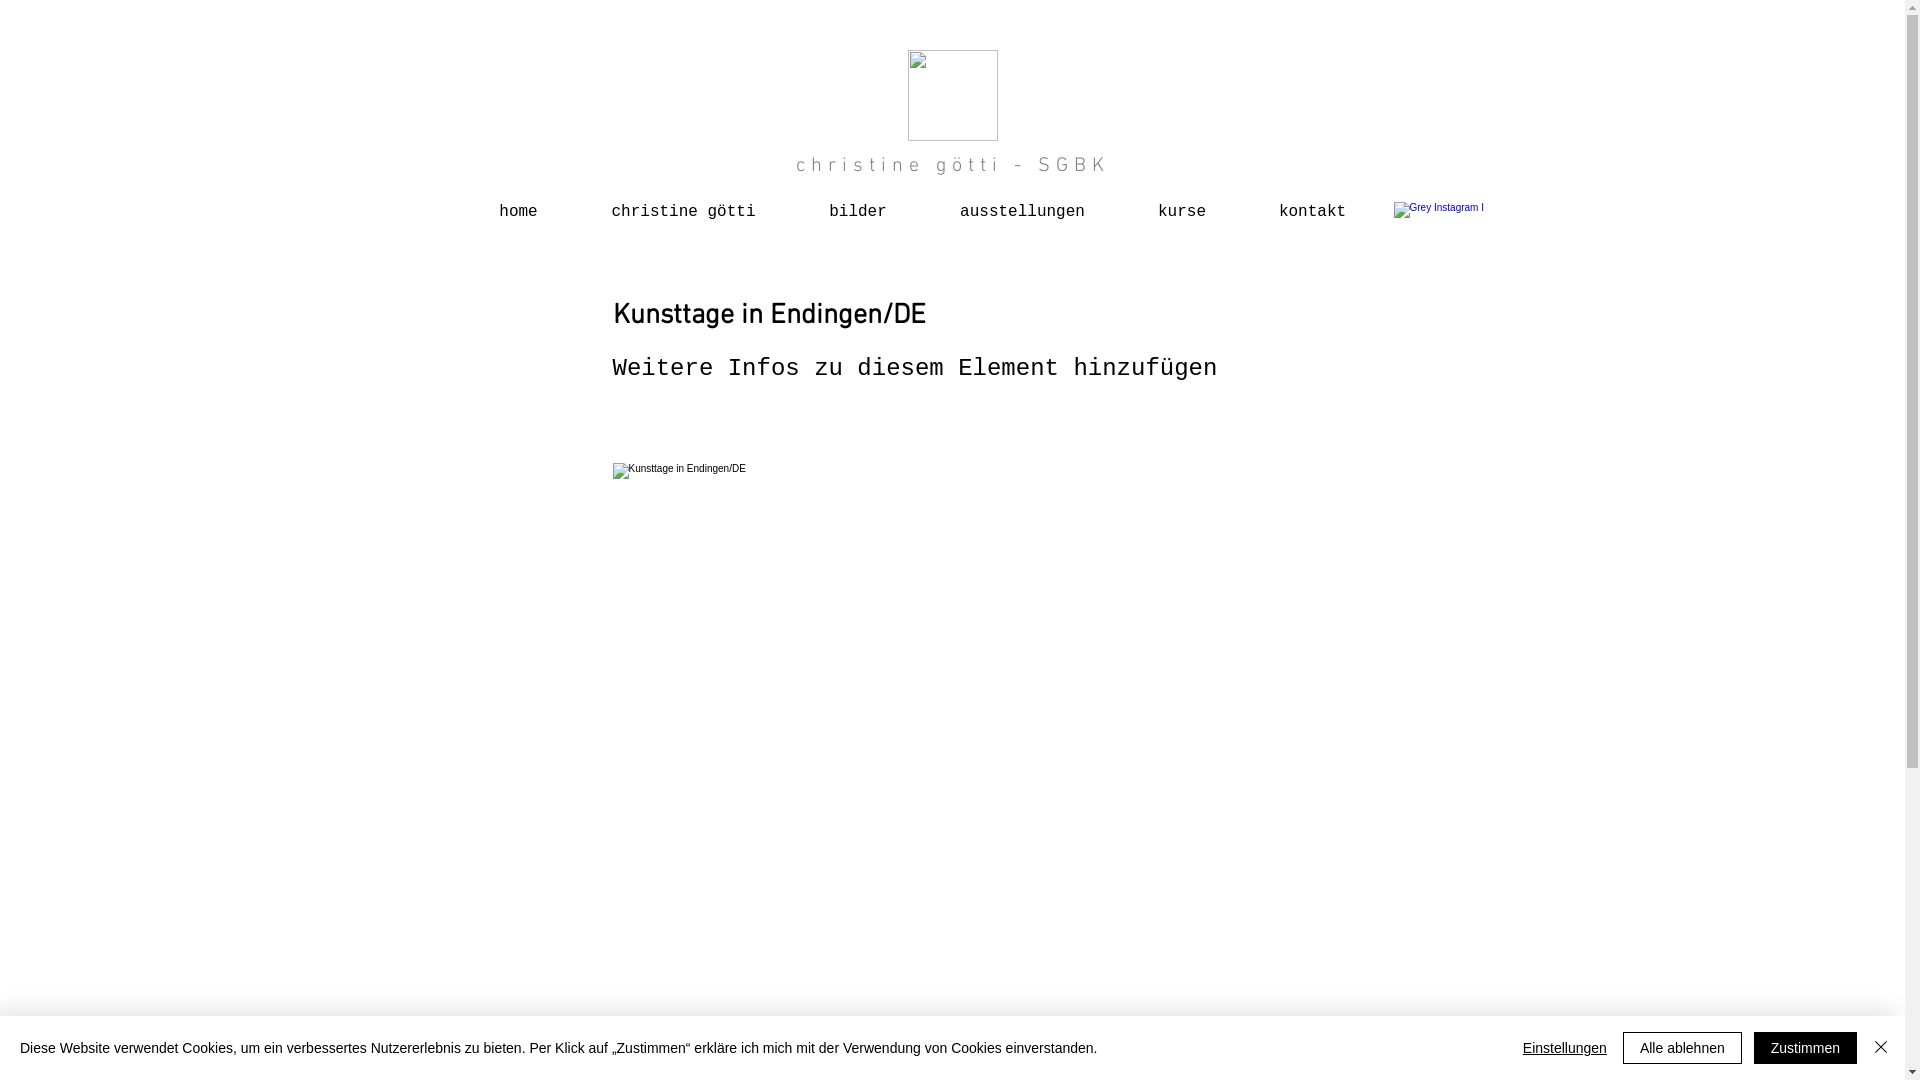 The image size is (1920, 1080). I want to click on 'kurse', so click(1182, 203).